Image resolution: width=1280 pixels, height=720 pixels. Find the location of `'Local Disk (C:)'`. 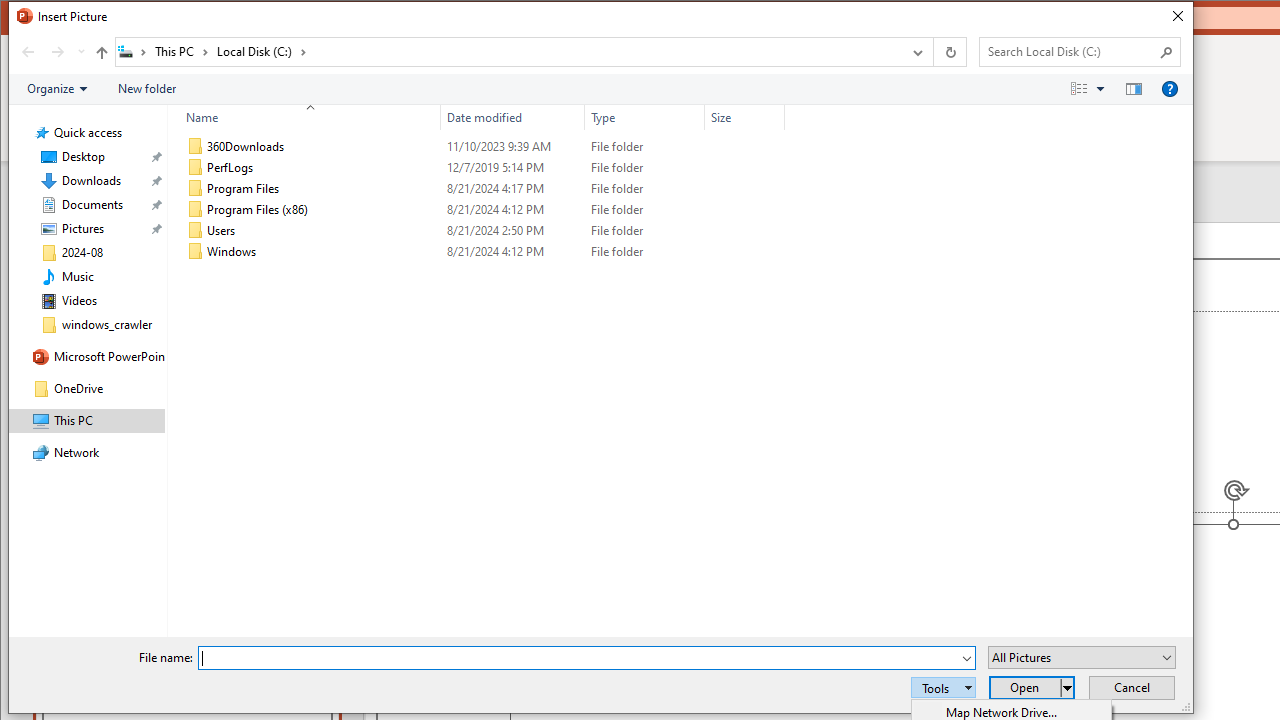

'Local Disk (C:)' is located at coordinates (260, 50).